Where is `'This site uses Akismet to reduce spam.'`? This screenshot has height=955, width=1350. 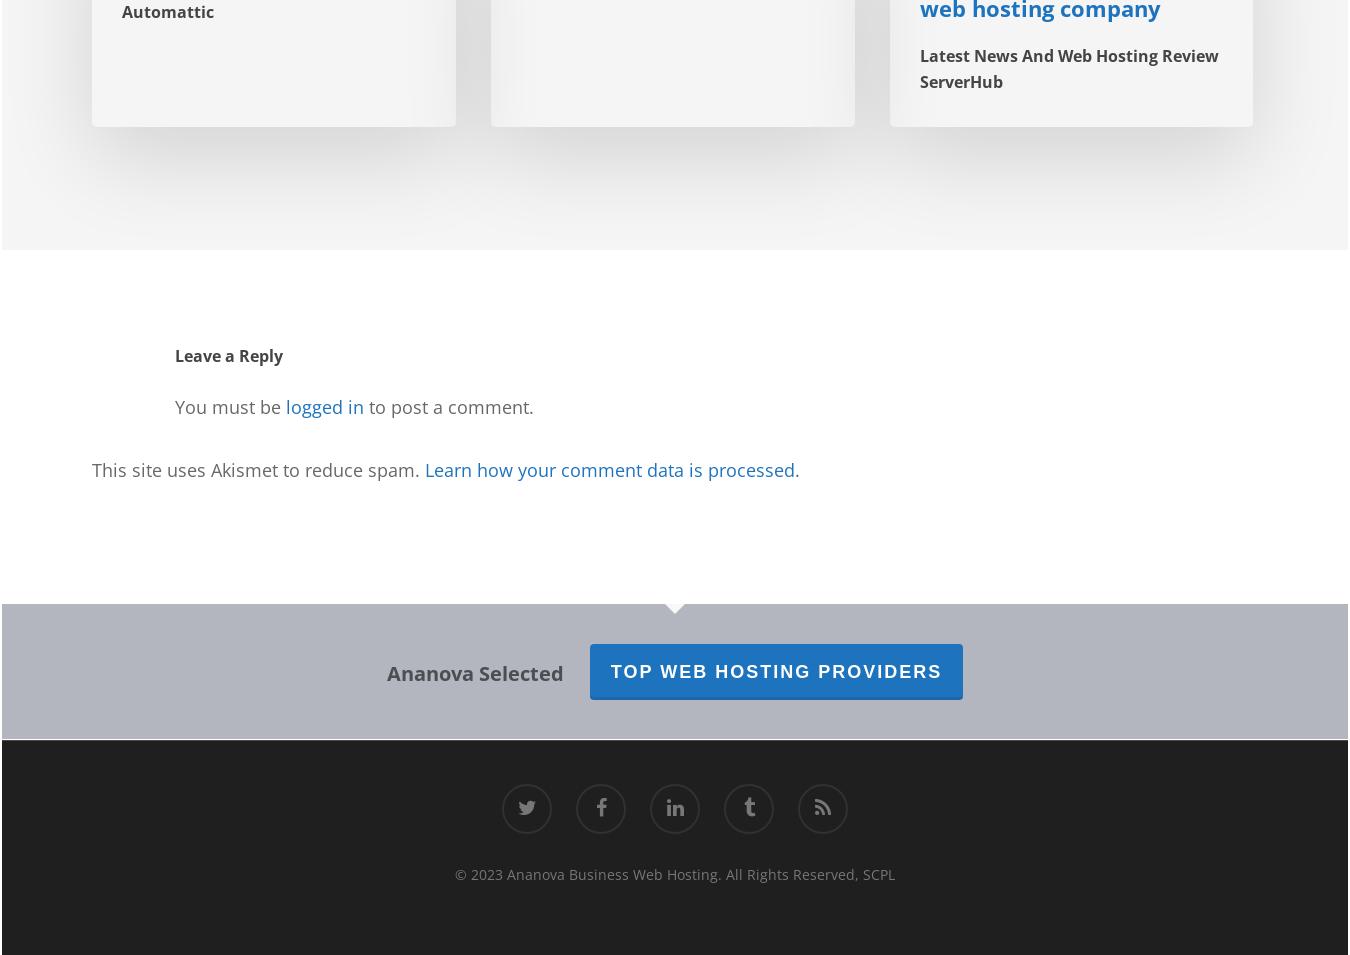
'This site uses Akismet to reduce spam.' is located at coordinates (257, 468).